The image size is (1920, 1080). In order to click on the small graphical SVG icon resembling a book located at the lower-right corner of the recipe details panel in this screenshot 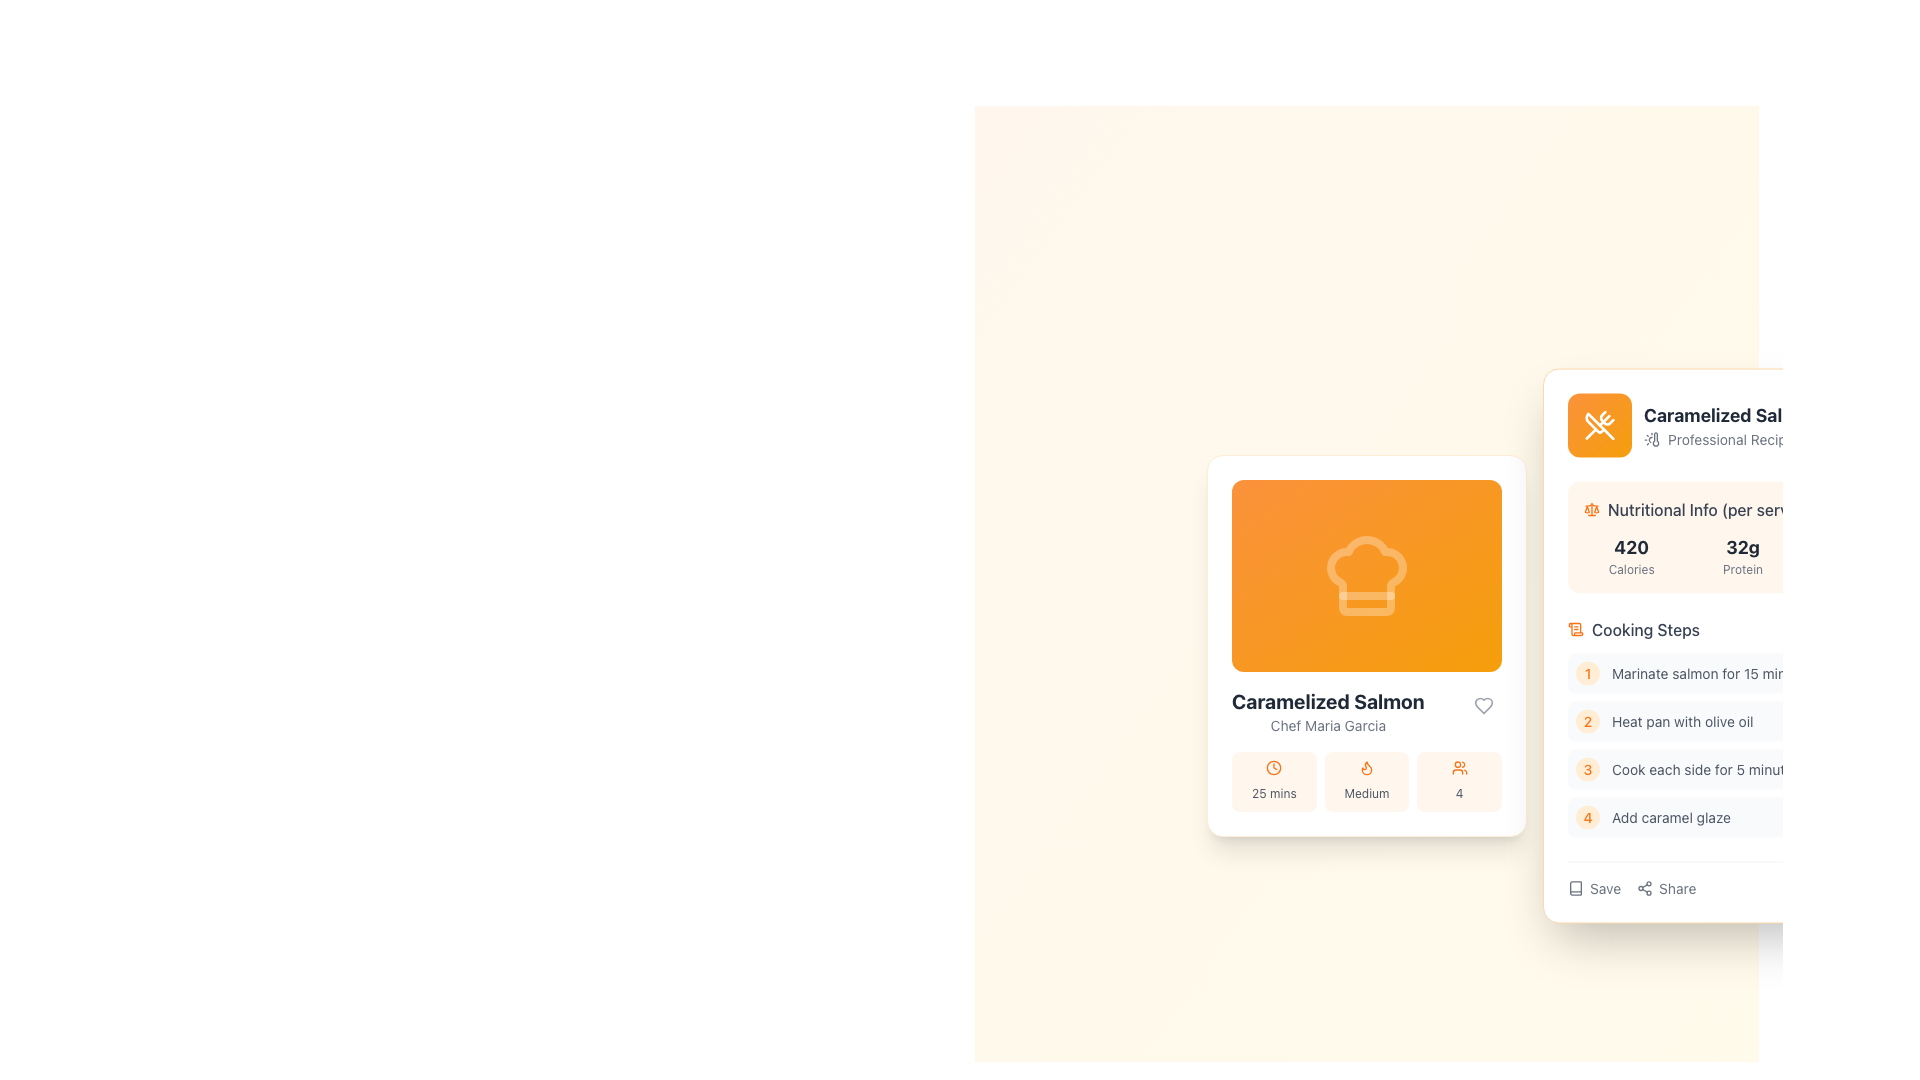, I will do `click(1574, 886)`.